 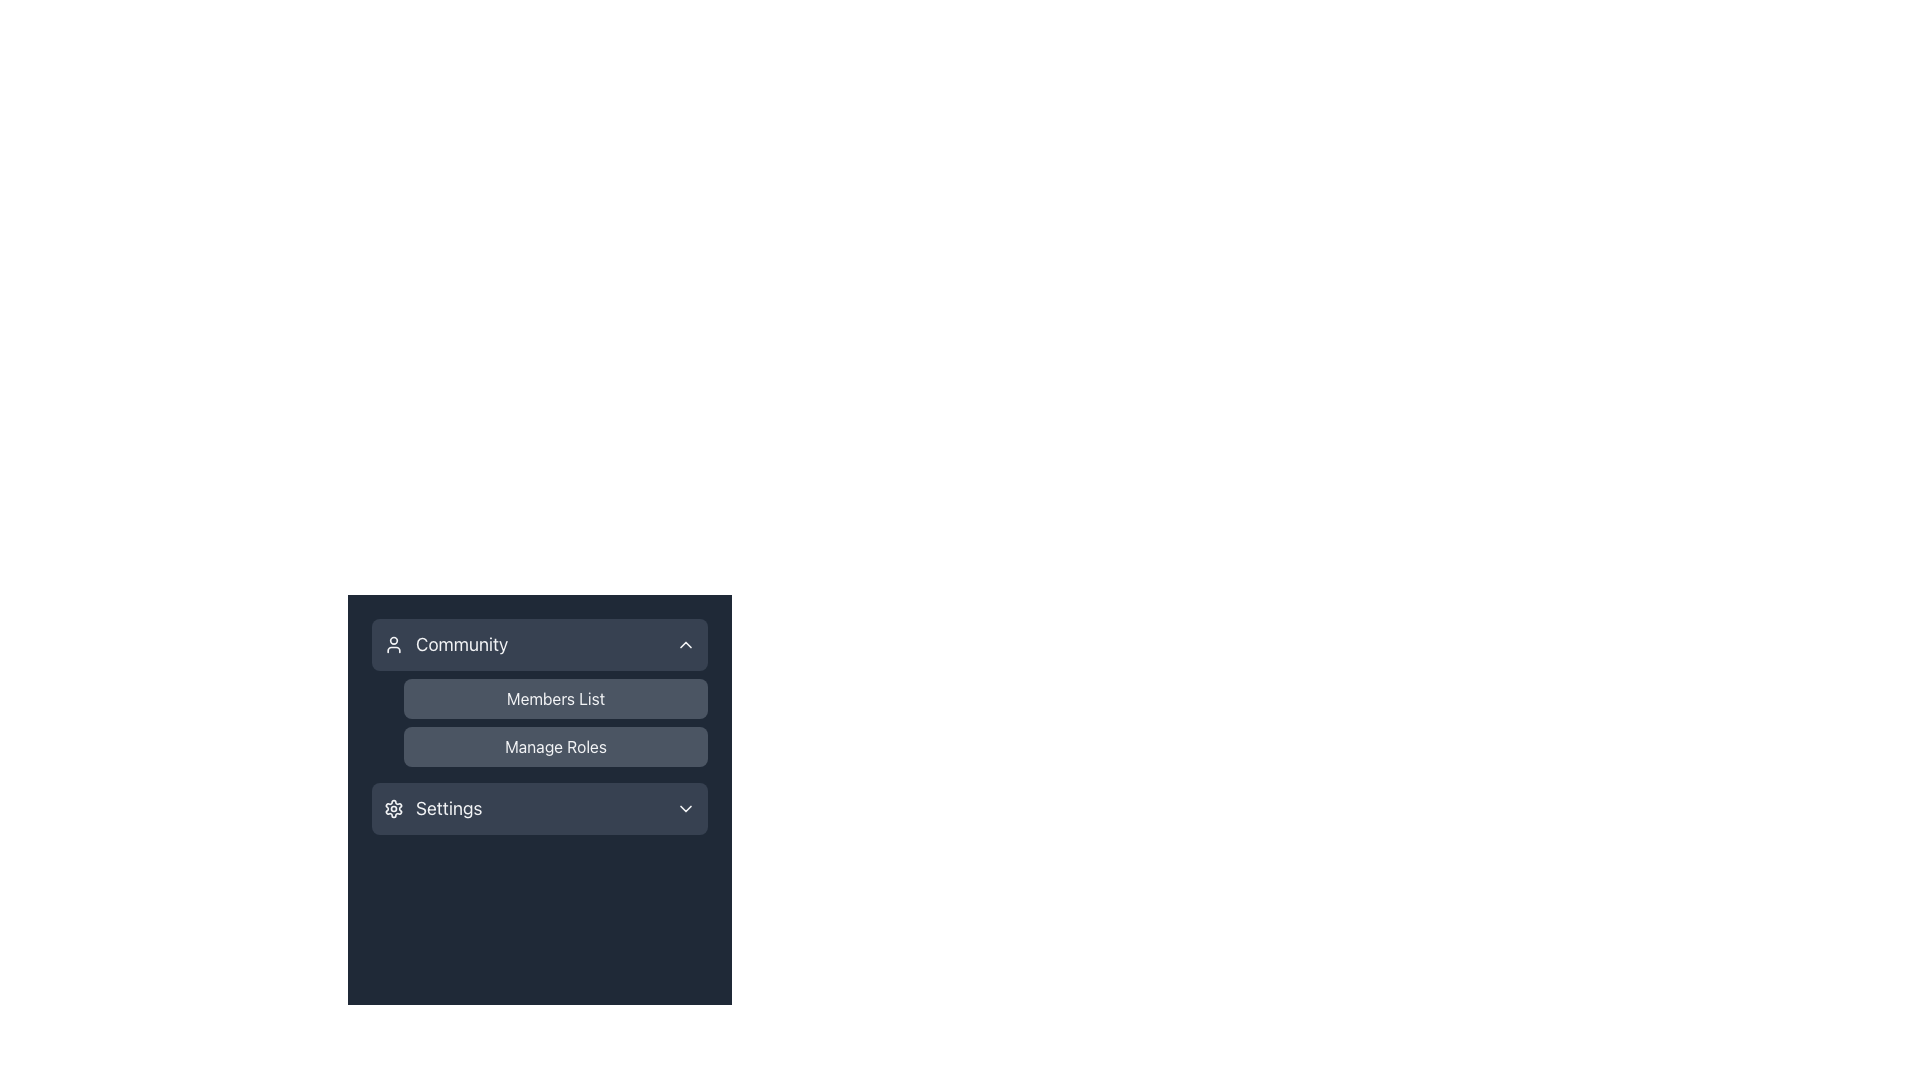 I want to click on the 'Manage Roles' button, which is a rectangular button with a rounded border and gray background, located beneath the 'Members List' button in the vertical menu, so click(x=539, y=726).